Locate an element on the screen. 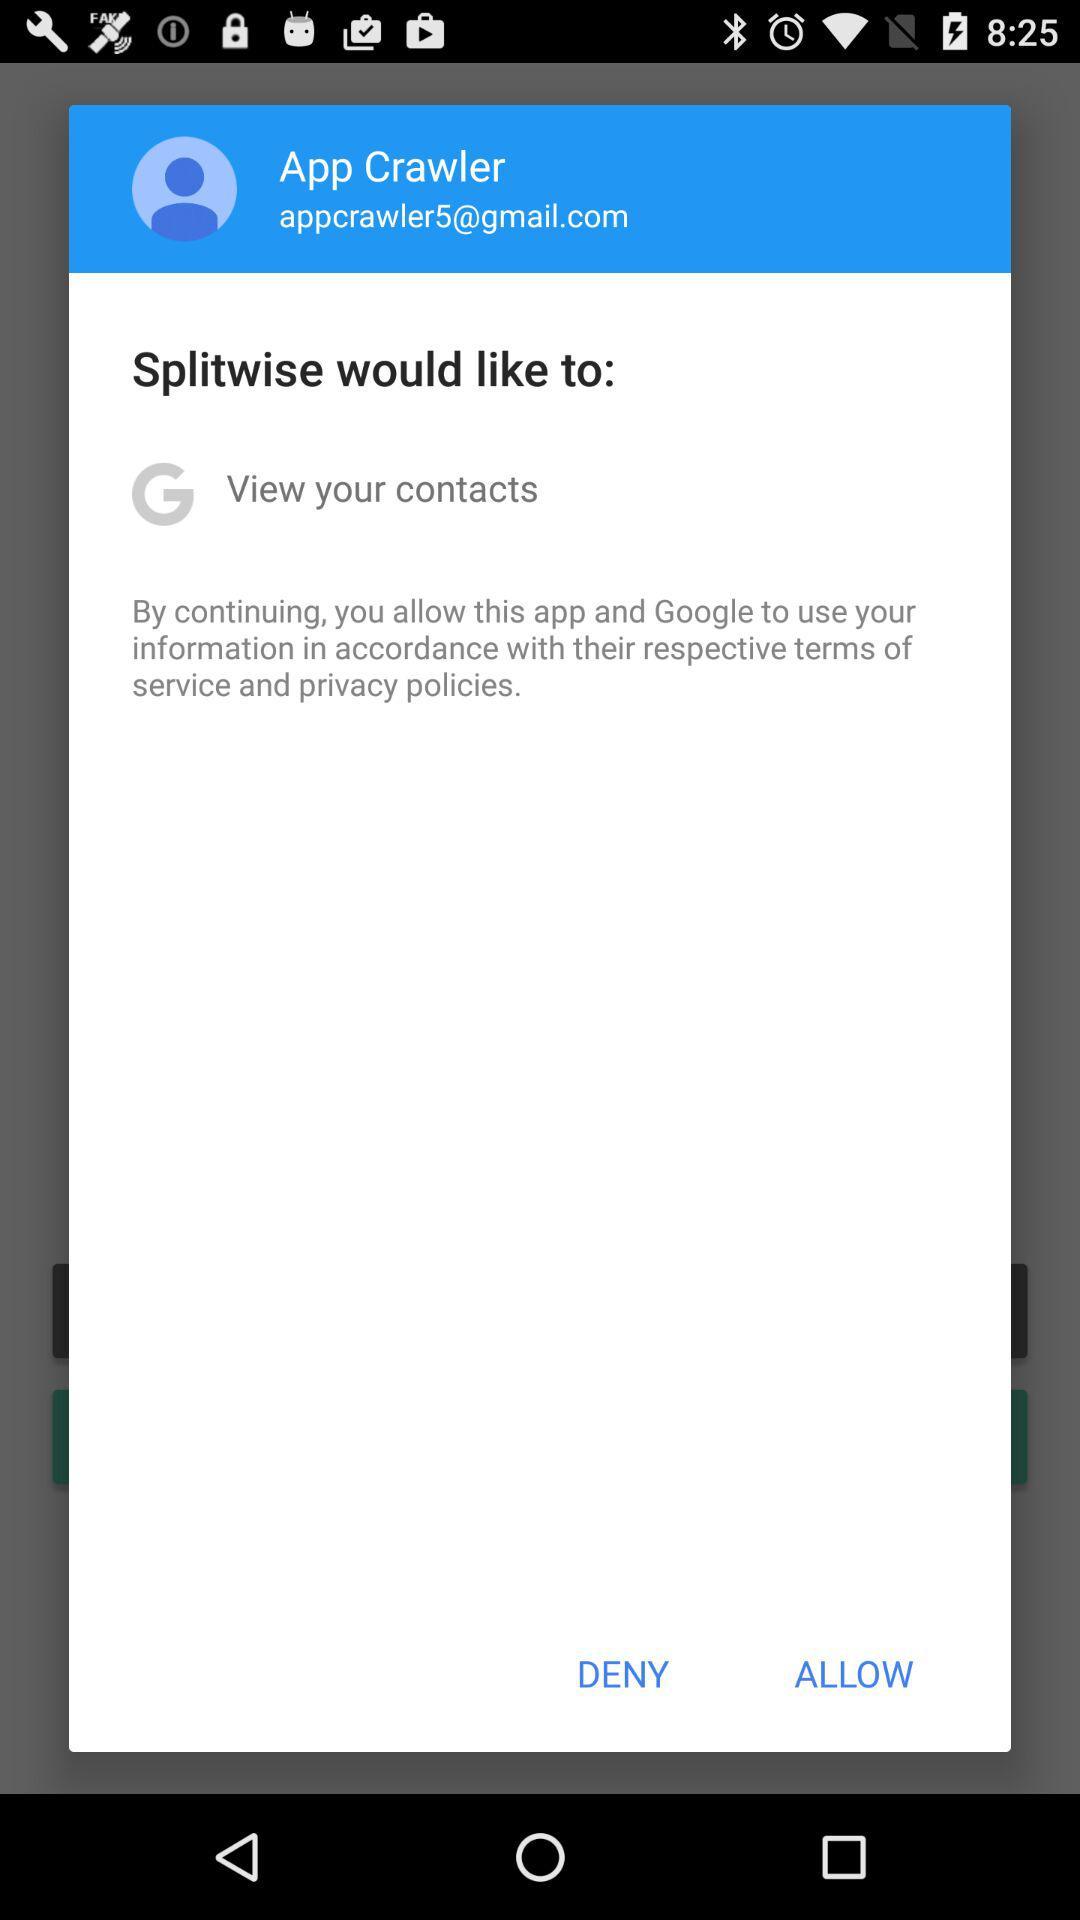  the item below the app crawler is located at coordinates (454, 214).